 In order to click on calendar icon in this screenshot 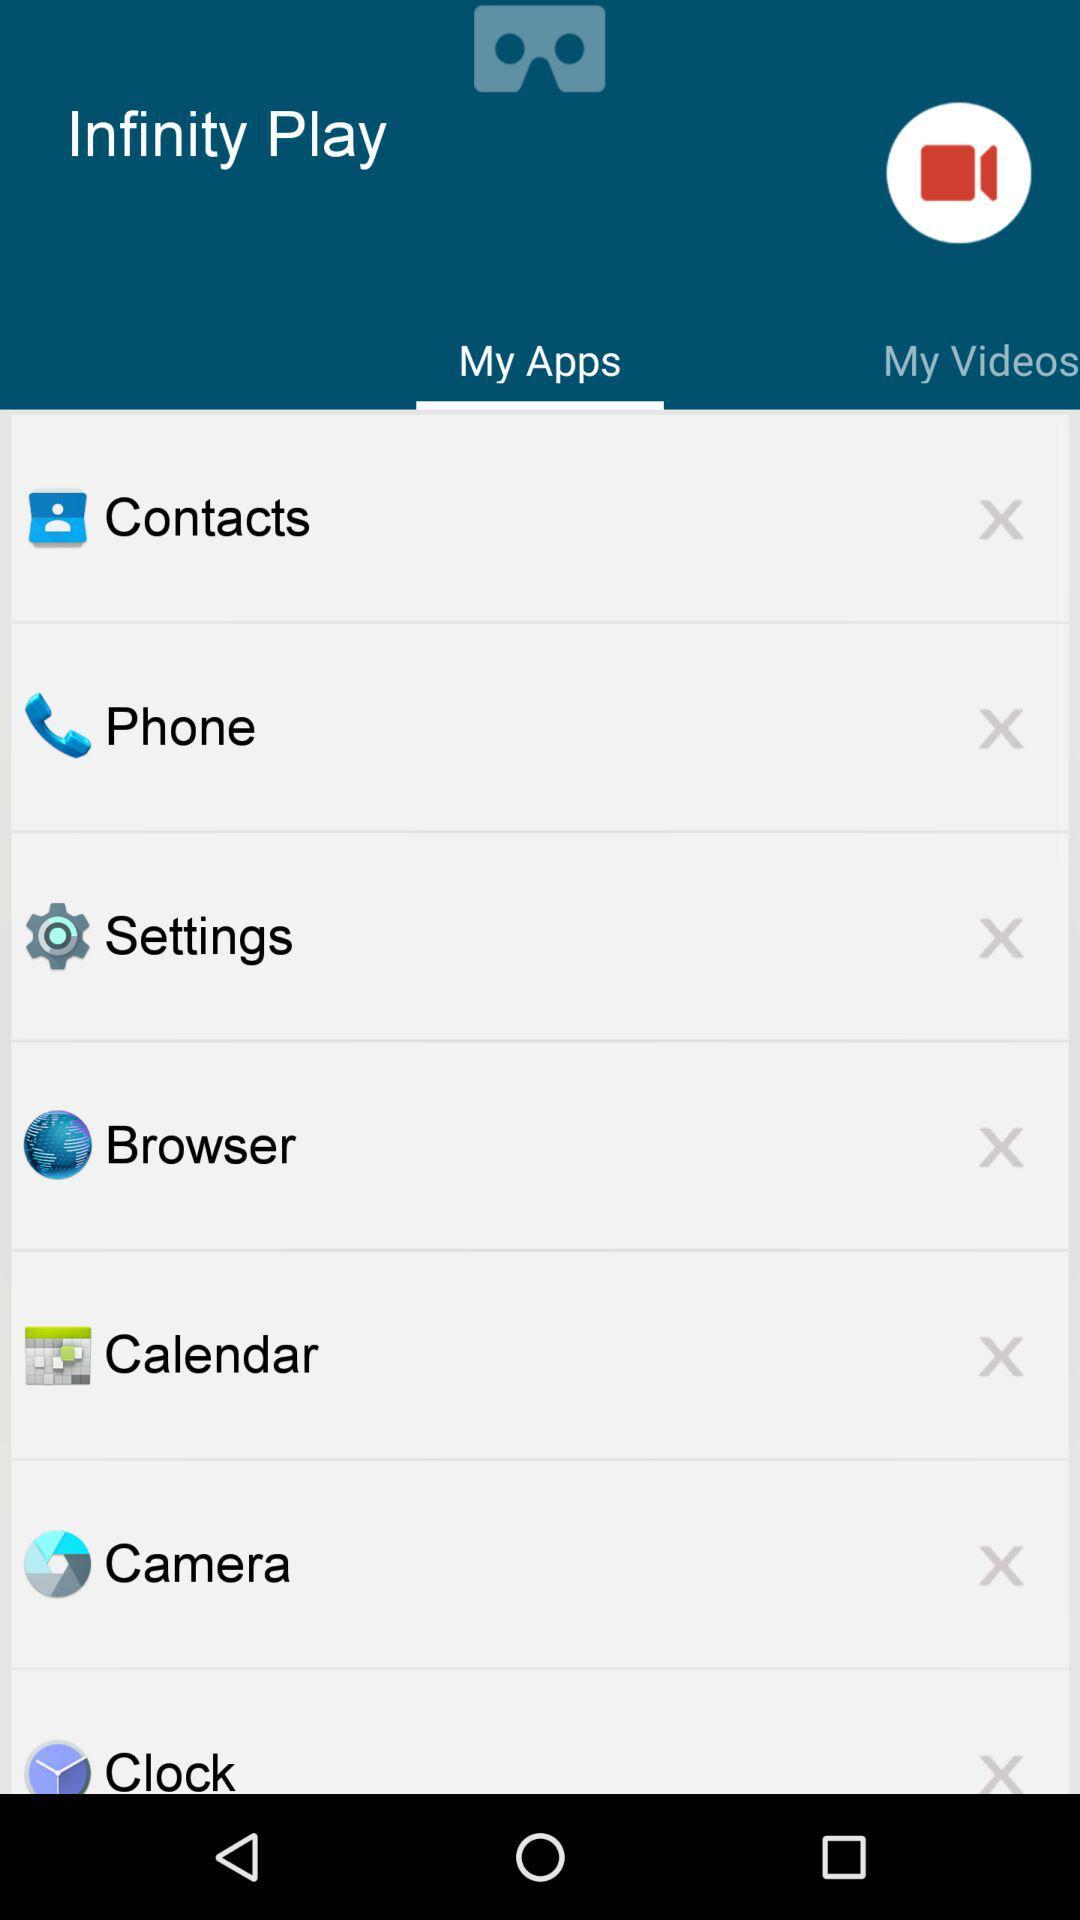, I will do `click(585, 1354)`.